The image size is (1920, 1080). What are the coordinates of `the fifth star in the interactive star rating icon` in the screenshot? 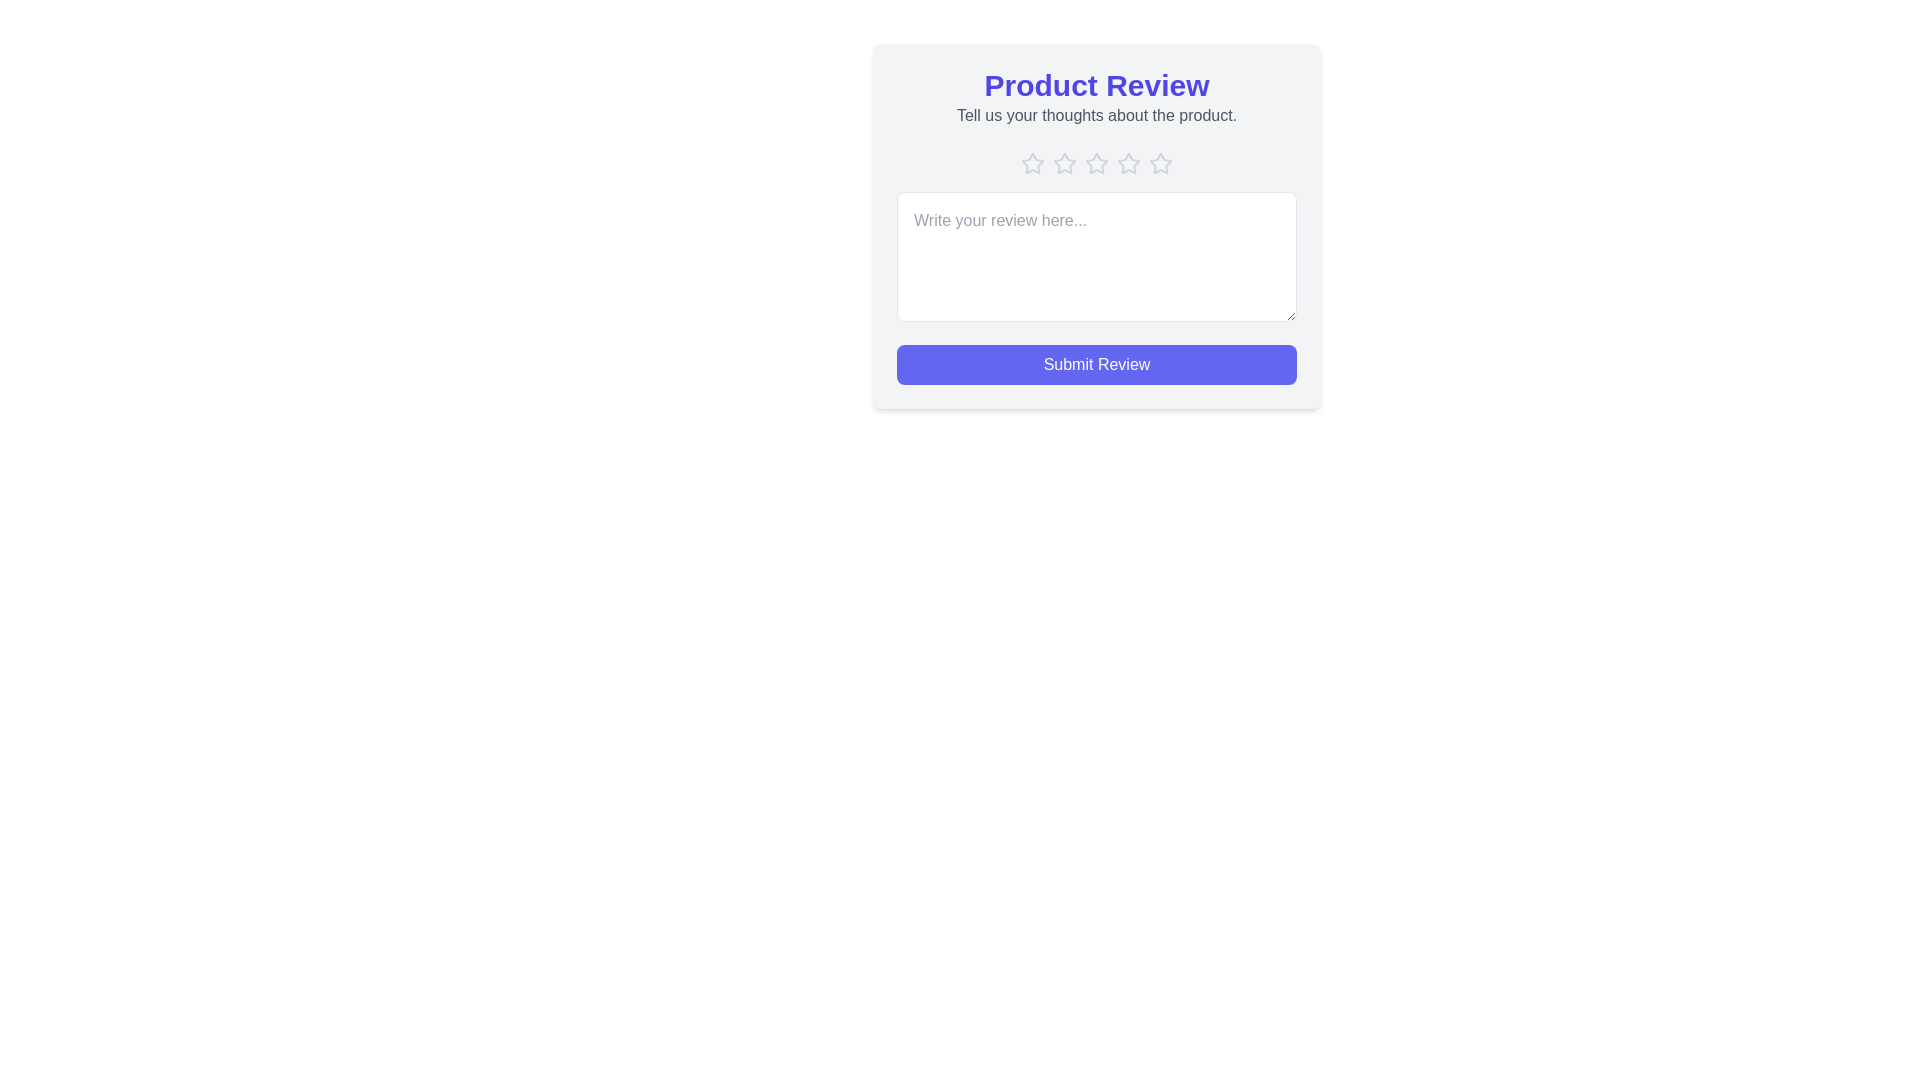 It's located at (1161, 163).